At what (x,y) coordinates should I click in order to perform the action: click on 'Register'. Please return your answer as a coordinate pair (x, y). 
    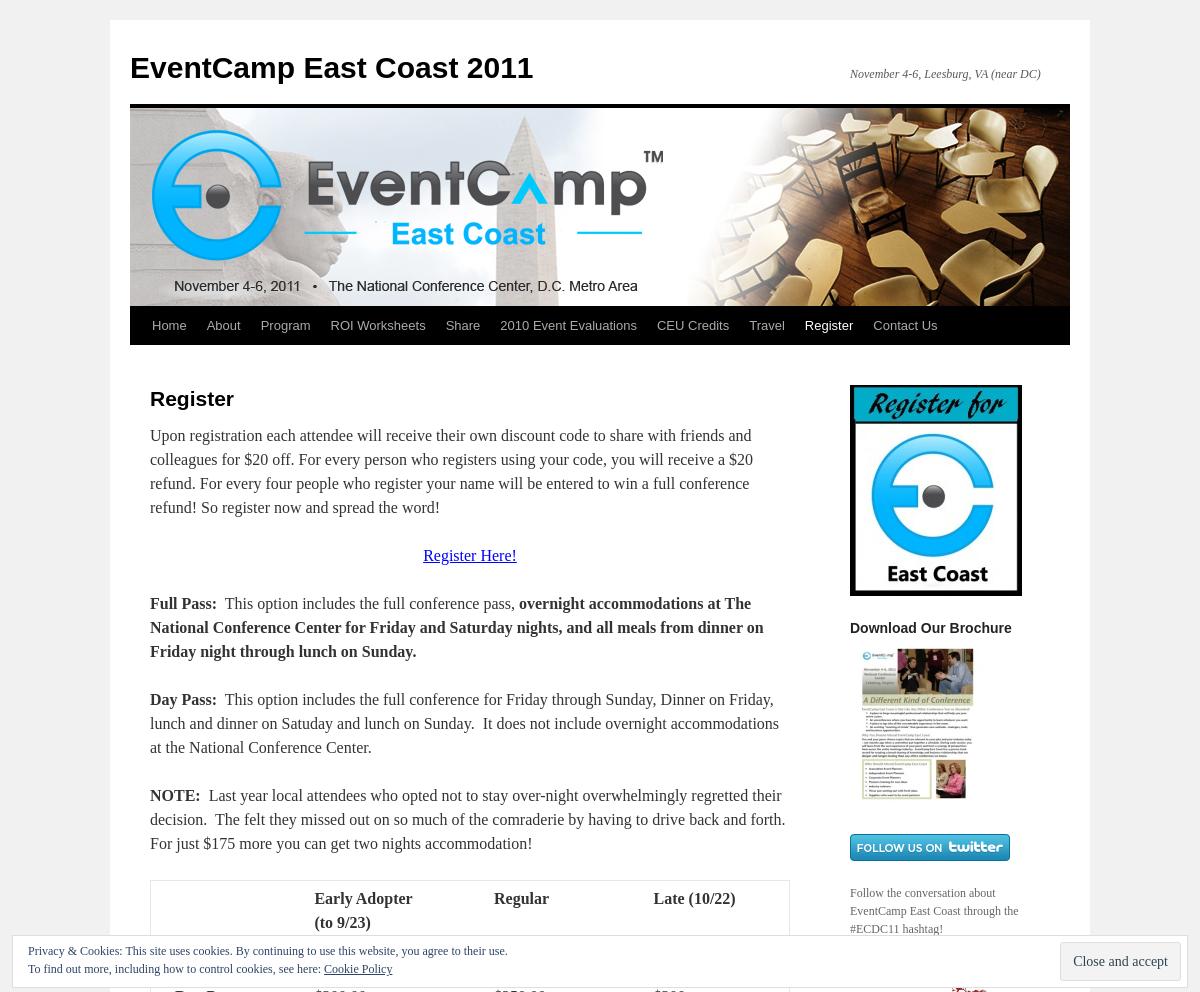
    Looking at the image, I should click on (191, 398).